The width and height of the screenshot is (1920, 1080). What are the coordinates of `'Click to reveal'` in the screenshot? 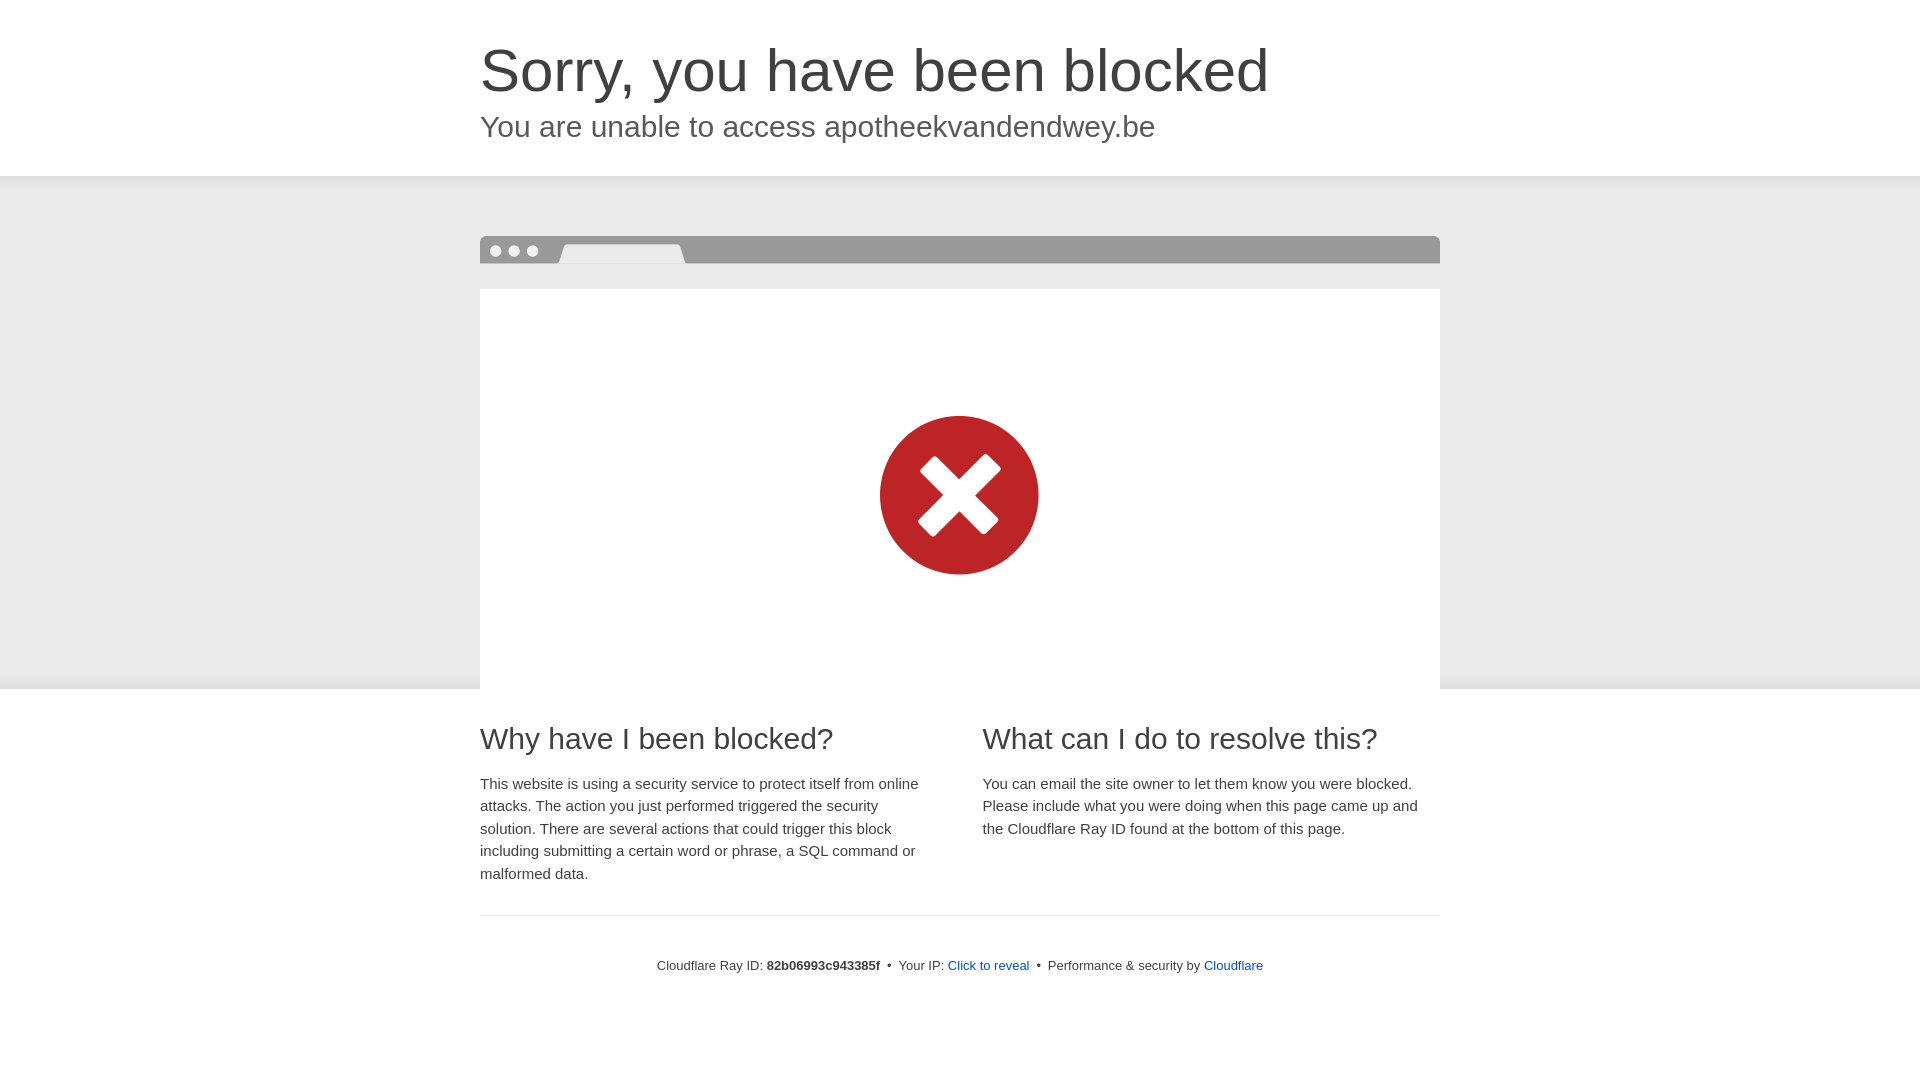 It's located at (988, 964).